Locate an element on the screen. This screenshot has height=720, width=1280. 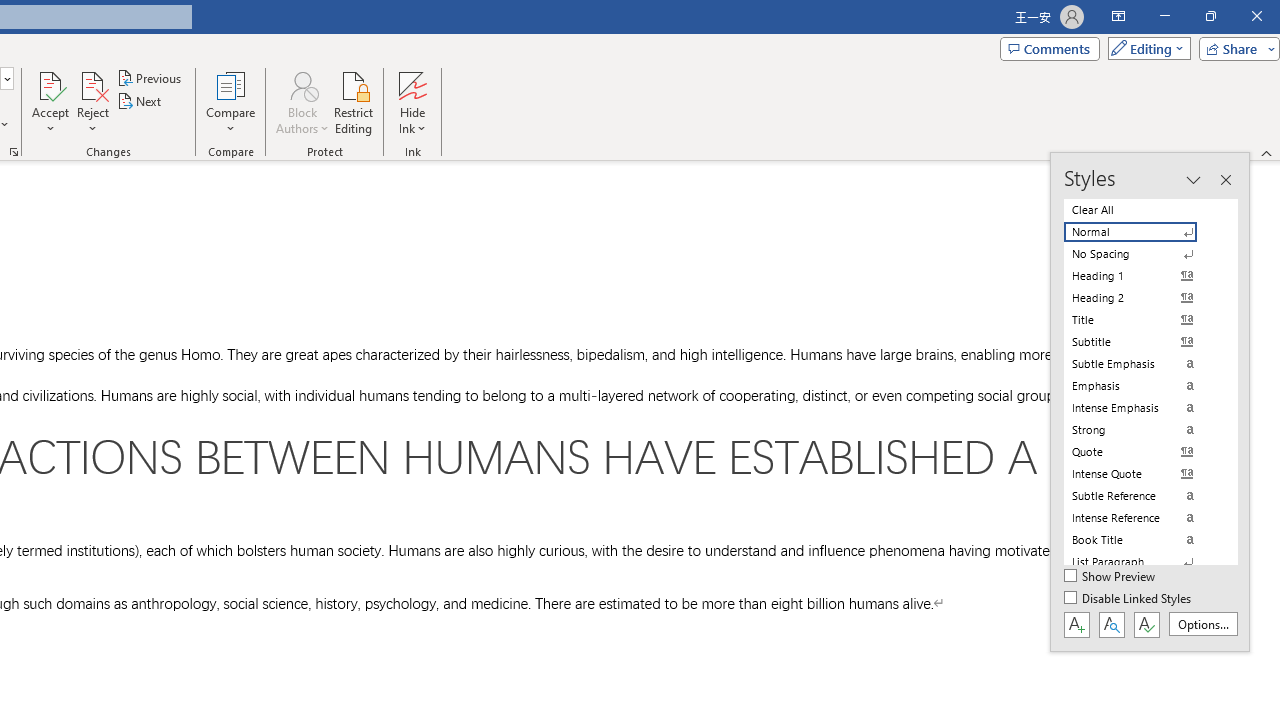
'List Paragraph' is located at coordinates (1142, 561).